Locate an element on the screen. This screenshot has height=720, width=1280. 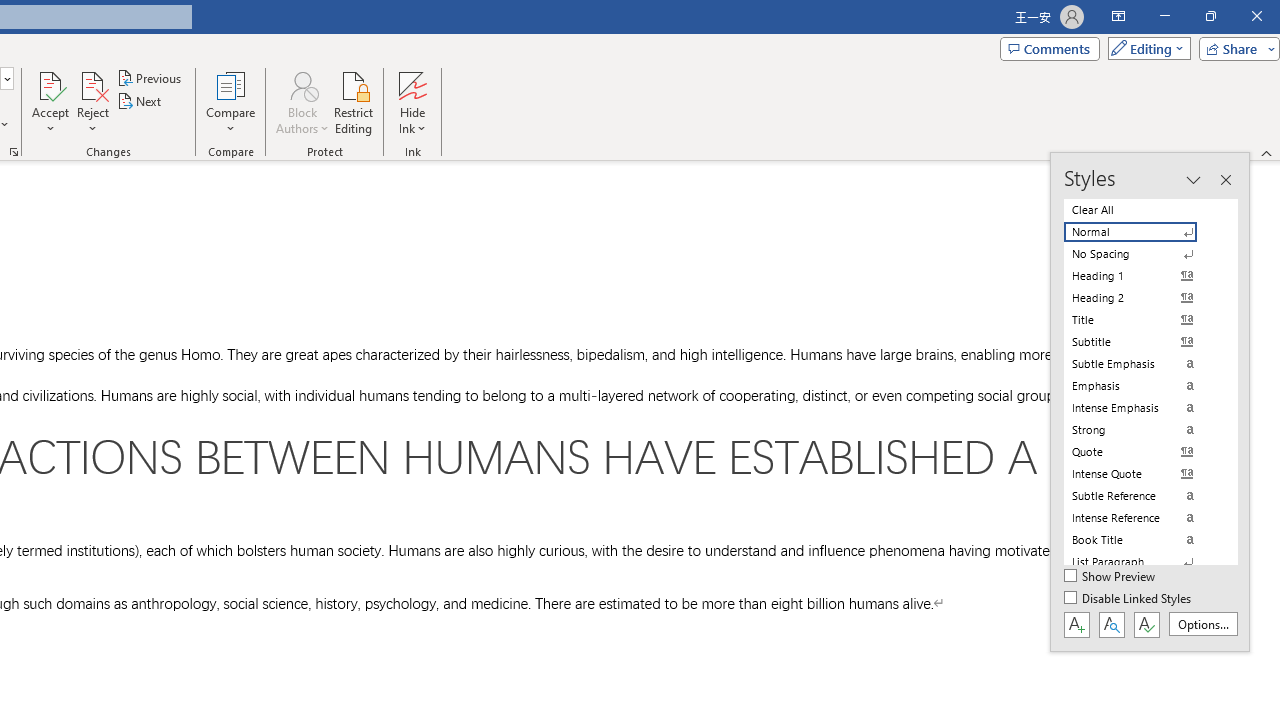
'List Paragraph' is located at coordinates (1142, 561).